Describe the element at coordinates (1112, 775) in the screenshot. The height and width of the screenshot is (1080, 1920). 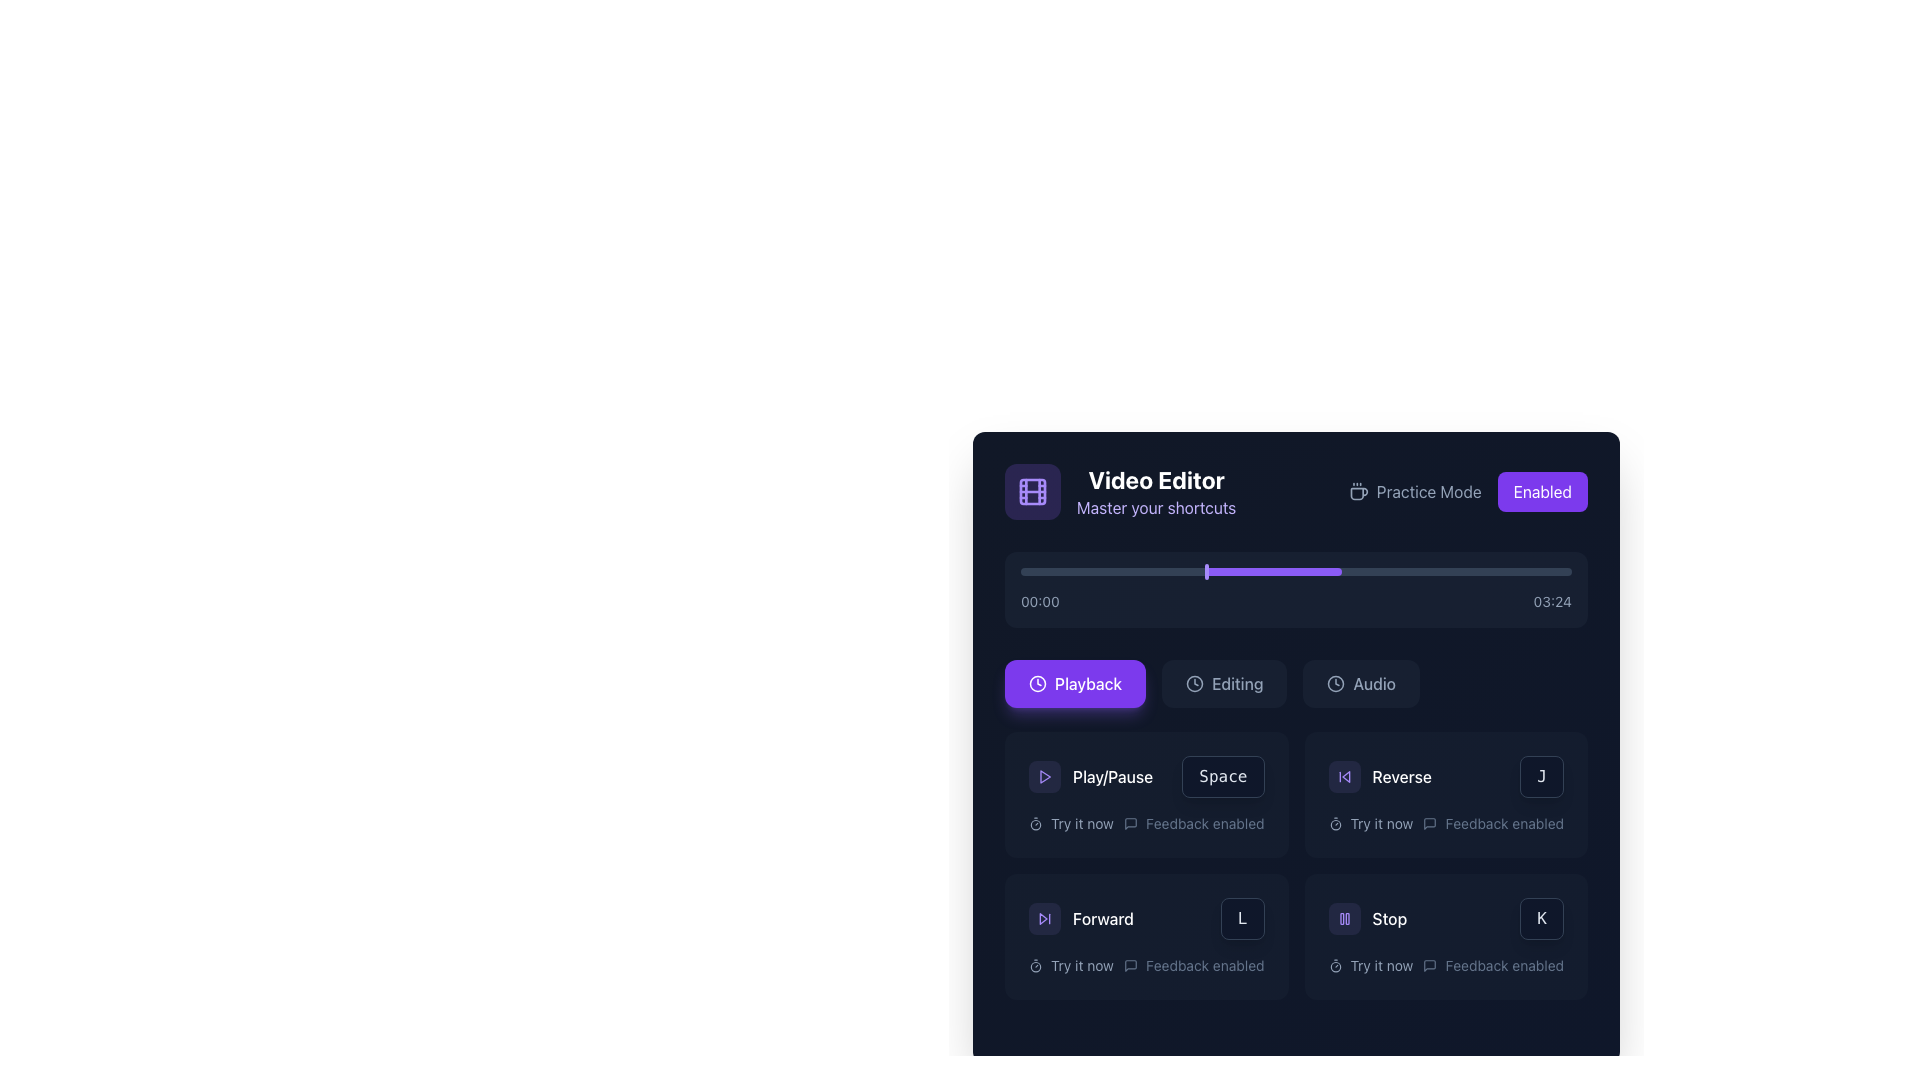
I see `the 'Play/Pause' label, which displays the text in a white font against a dark background, located in the middle-right section of the interface` at that location.